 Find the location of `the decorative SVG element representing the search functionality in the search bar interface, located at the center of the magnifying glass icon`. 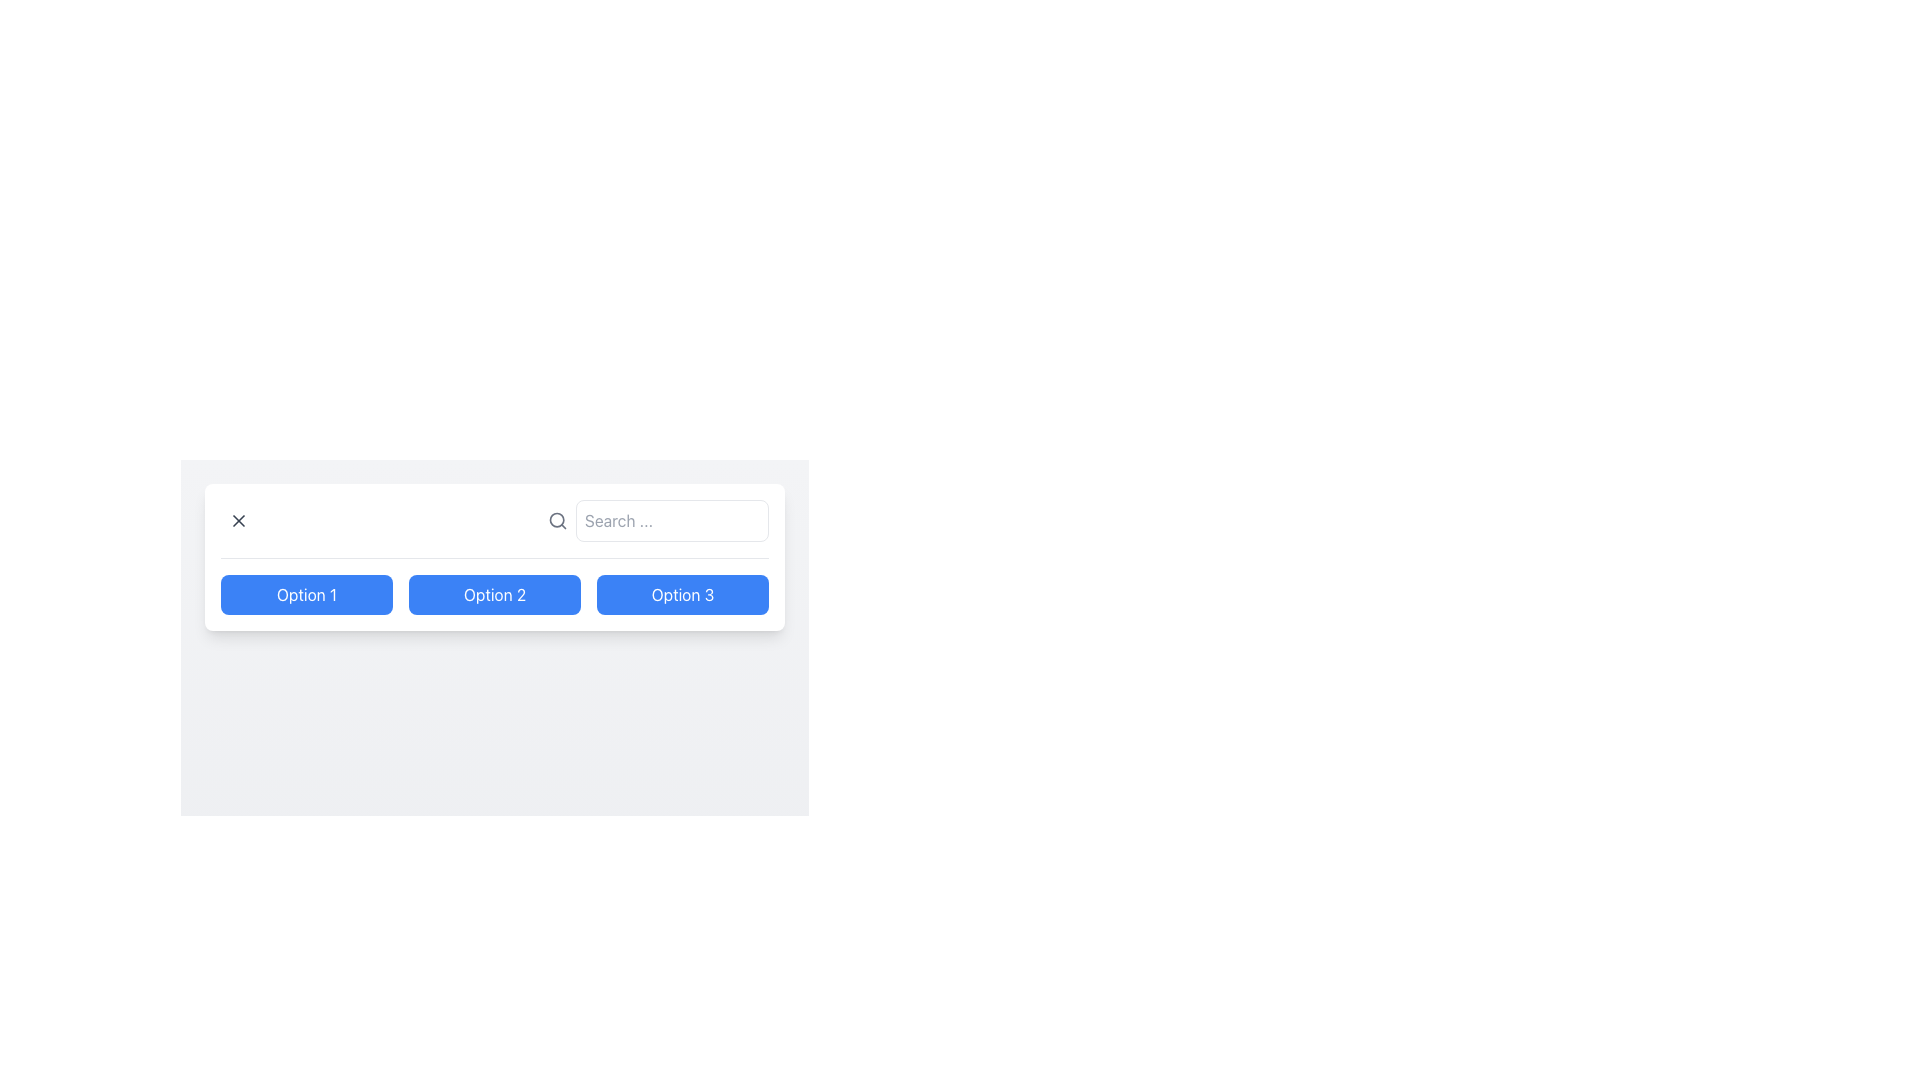

the decorative SVG element representing the search functionality in the search bar interface, located at the center of the magnifying glass icon is located at coordinates (557, 519).